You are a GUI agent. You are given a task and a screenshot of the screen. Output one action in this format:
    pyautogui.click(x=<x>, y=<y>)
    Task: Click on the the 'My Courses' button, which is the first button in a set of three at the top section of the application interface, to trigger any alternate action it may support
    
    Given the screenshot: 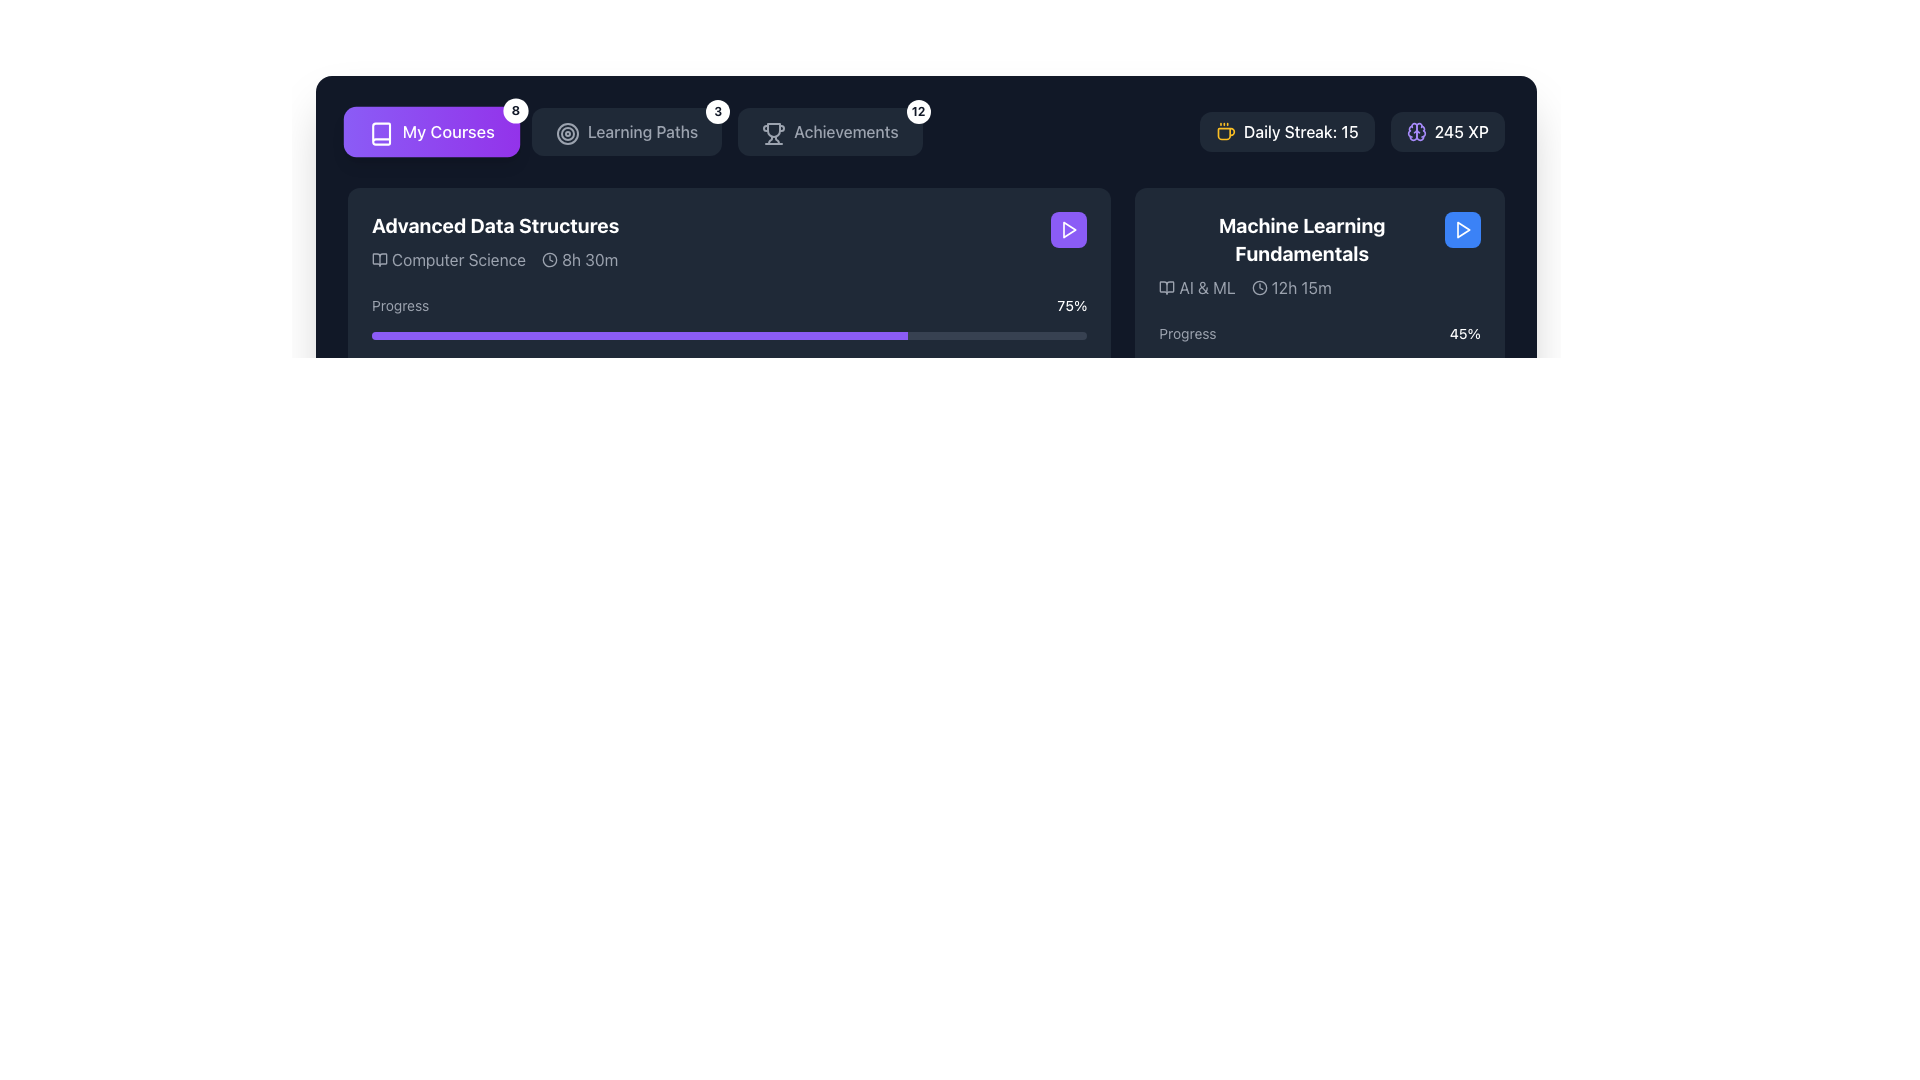 What is the action you would take?
    pyautogui.click(x=431, y=131)
    